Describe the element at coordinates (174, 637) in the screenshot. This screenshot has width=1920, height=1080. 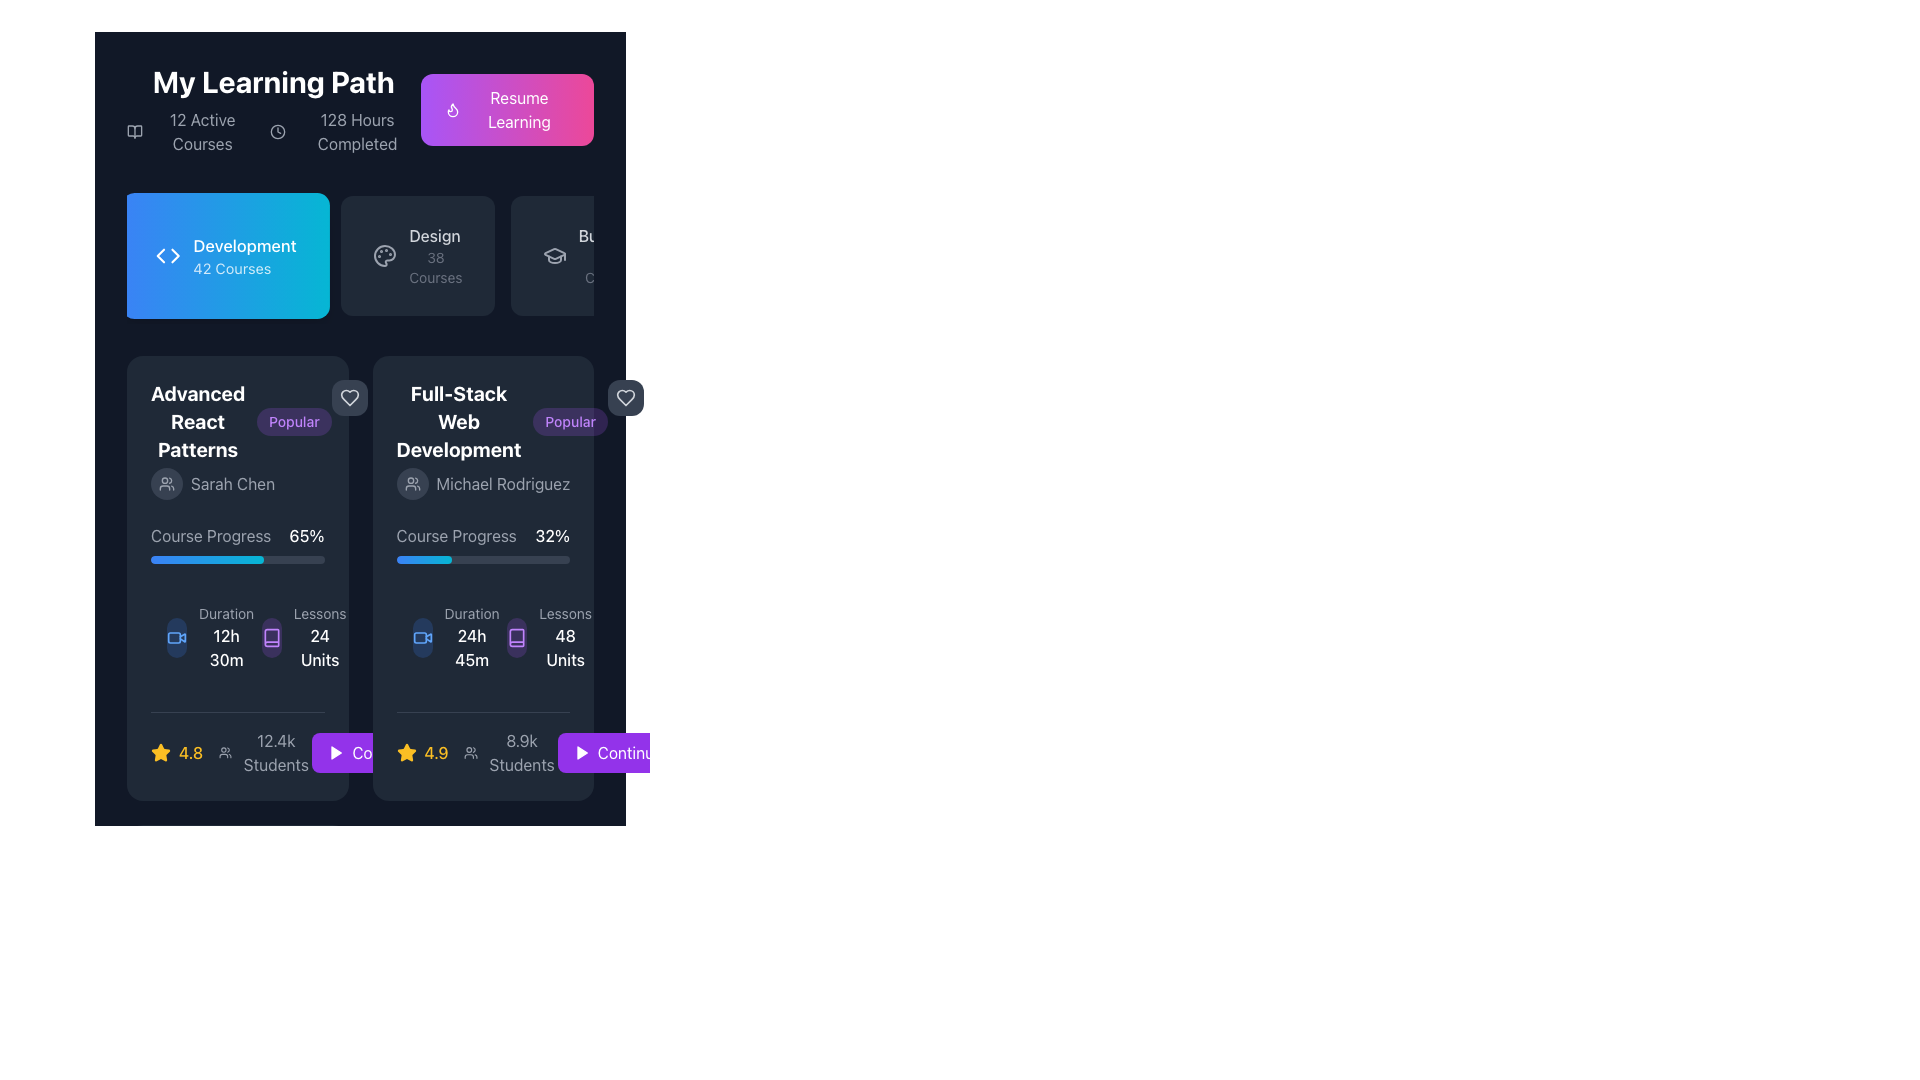
I see `the upper-left portion of the video play button icon, which is part of the media control section under 'Duration' in the course card` at that location.